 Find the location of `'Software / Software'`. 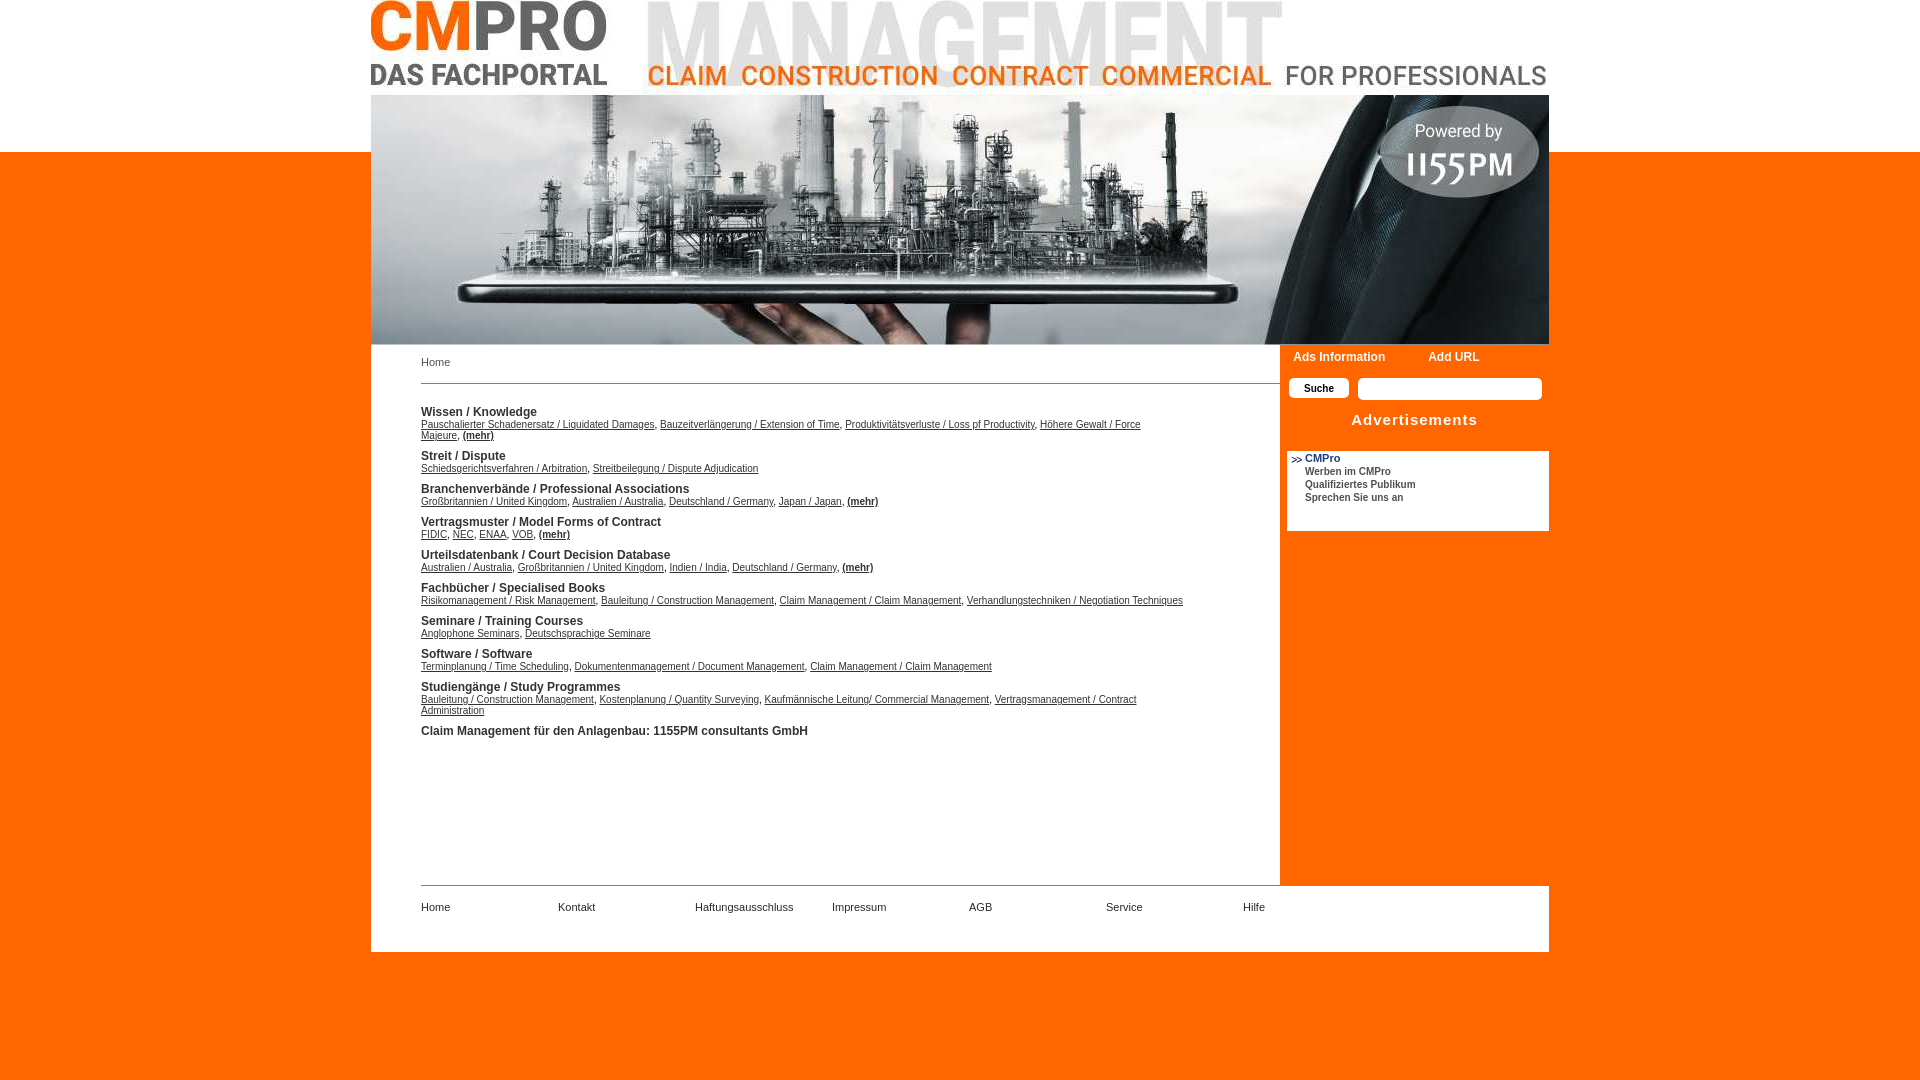

'Software / Software' is located at coordinates (475, 654).